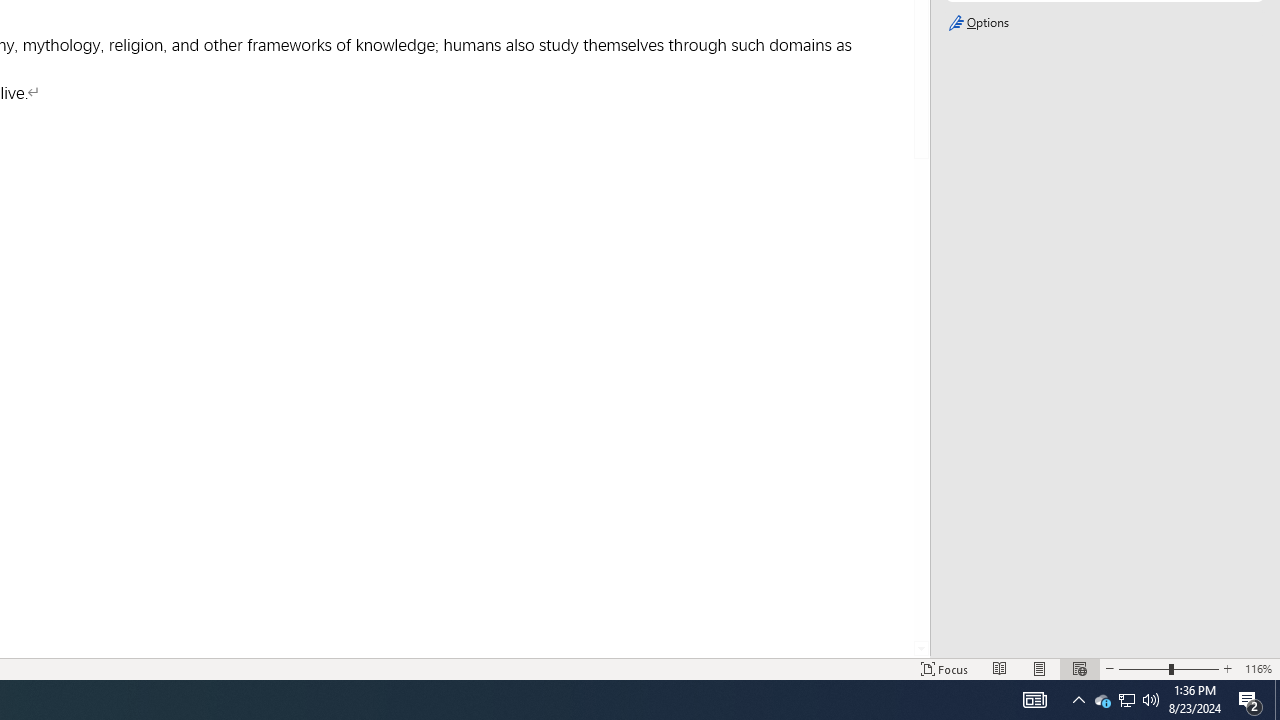 This screenshot has width=1280, height=720. Describe the element at coordinates (1168, 669) in the screenshot. I see `'Zoom'` at that location.